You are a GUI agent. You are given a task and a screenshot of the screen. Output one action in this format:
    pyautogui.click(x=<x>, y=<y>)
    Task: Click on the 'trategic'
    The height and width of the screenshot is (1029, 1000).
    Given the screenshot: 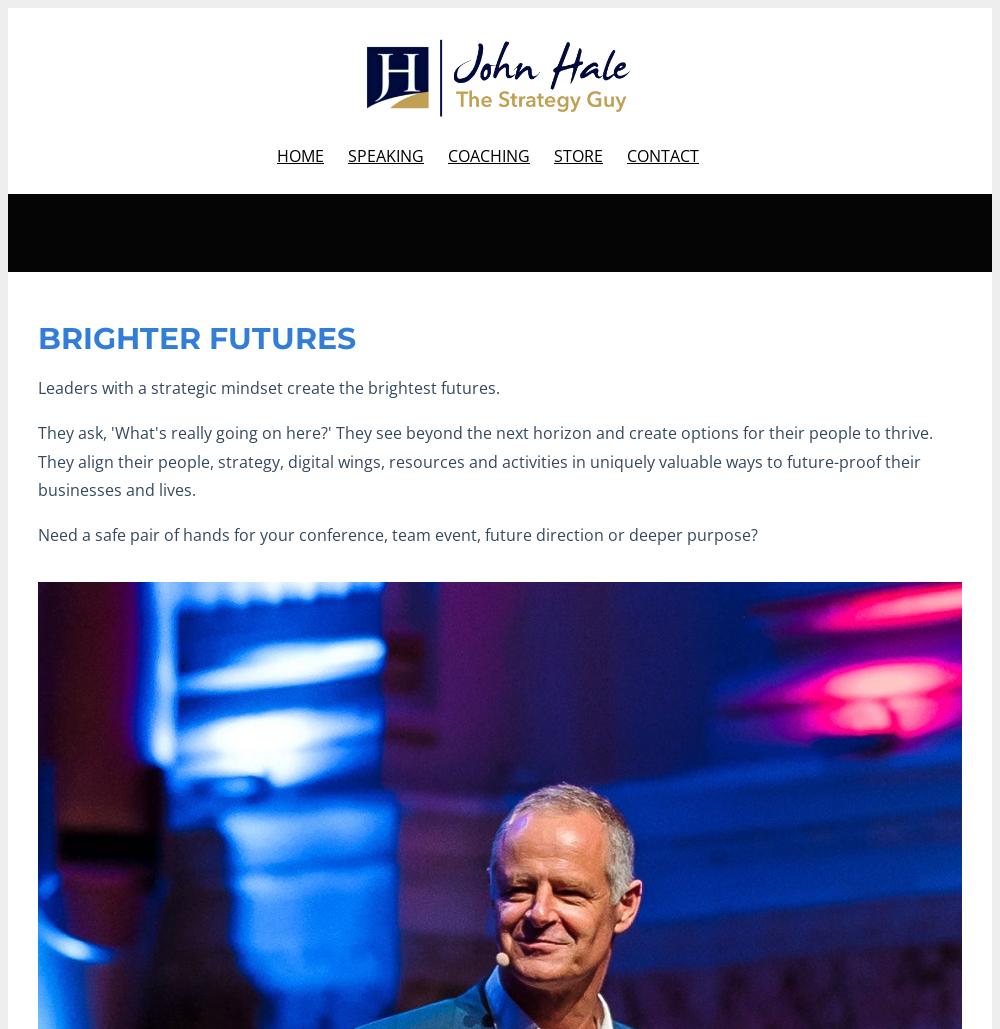 What is the action you would take?
    pyautogui.click(x=188, y=387)
    